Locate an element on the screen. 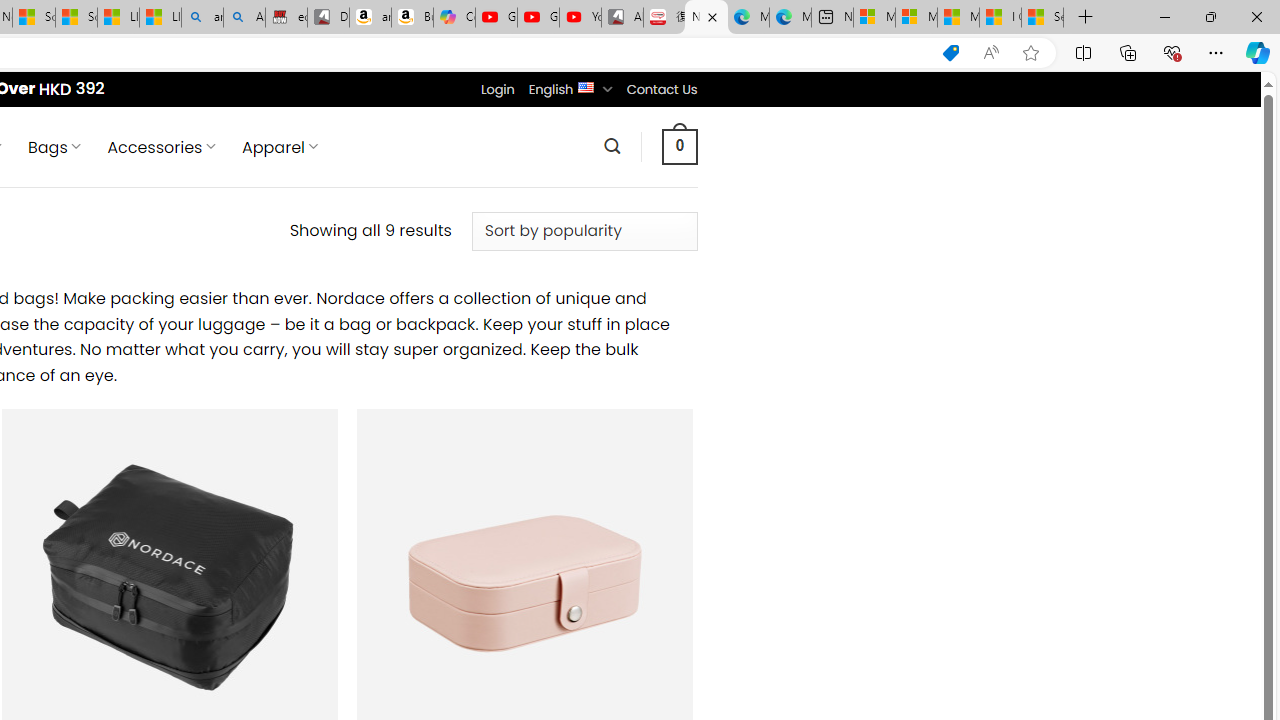 The height and width of the screenshot is (720, 1280). 'amazon - Search' is located at coordinates (202, 17).